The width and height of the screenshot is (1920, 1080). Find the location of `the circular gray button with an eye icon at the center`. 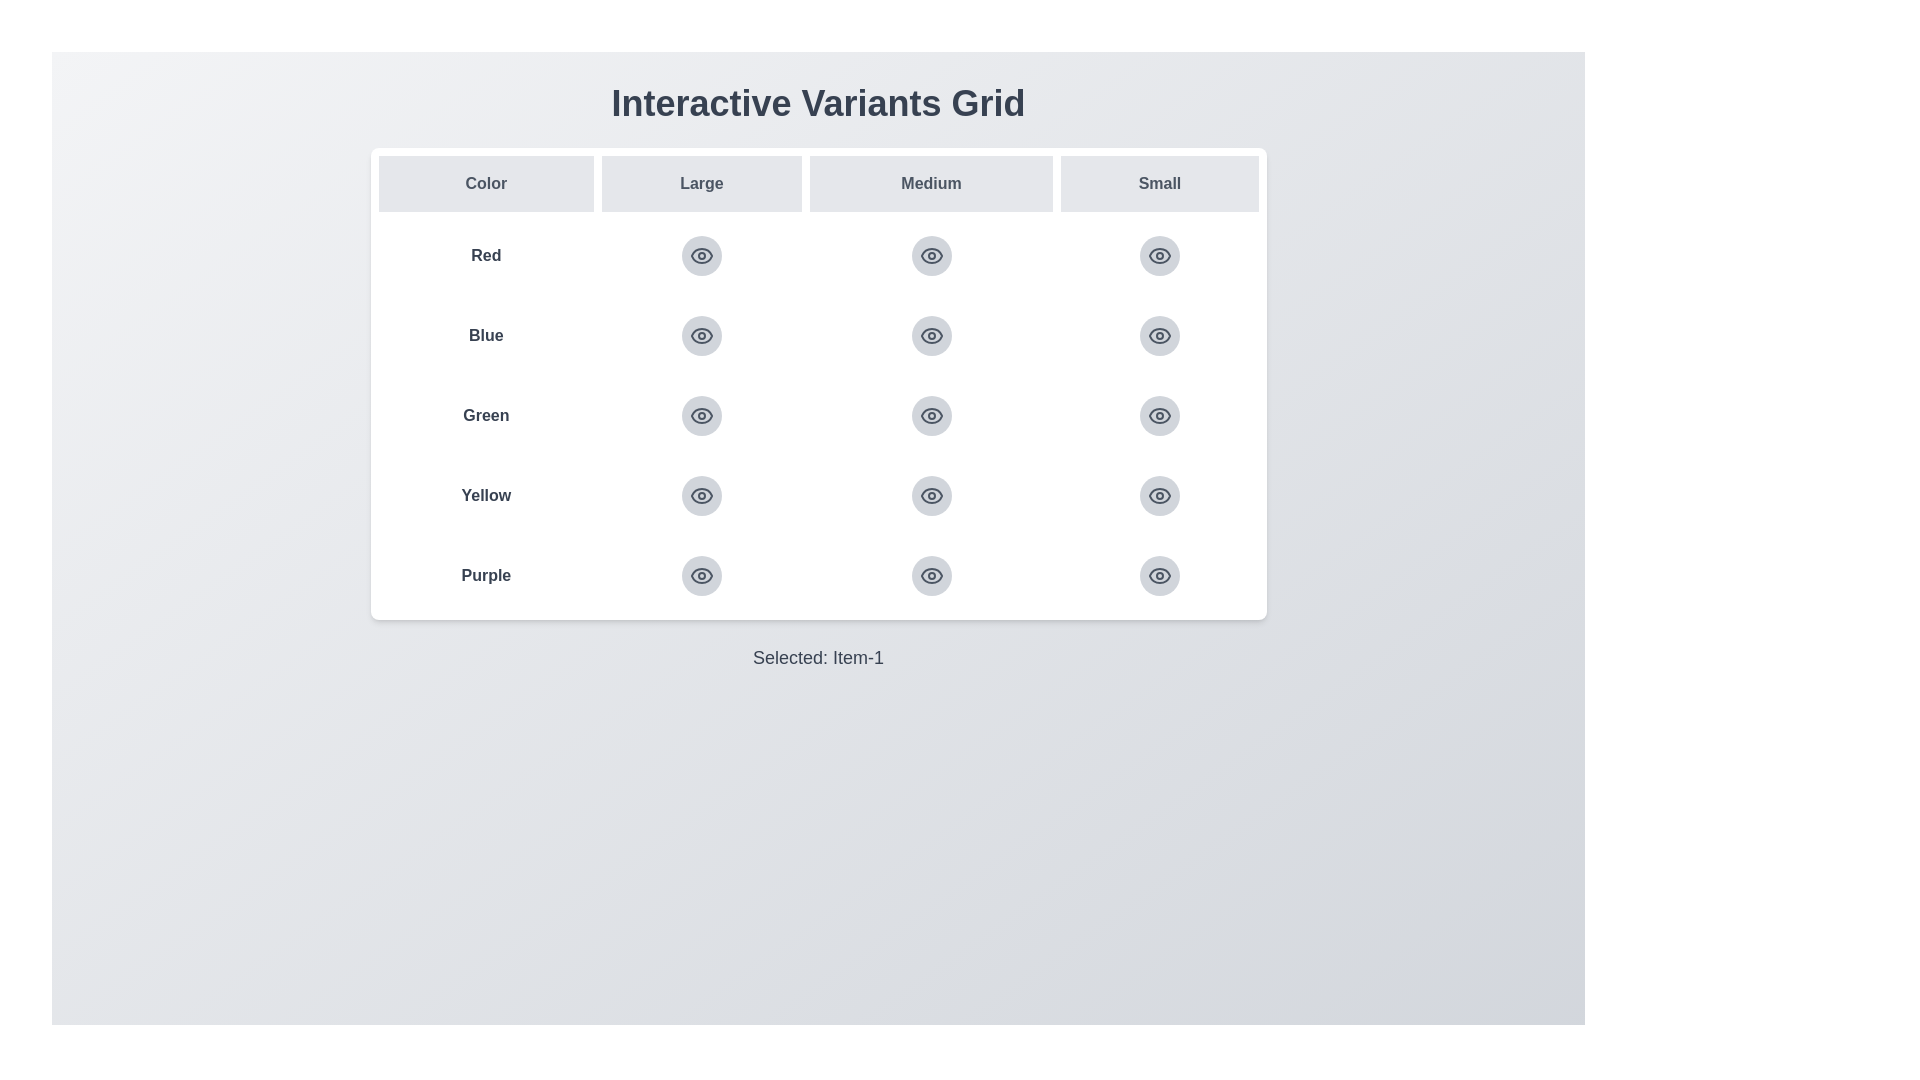

the circular gray button with an eye icon at the center is located at coordinates (1160, 415).